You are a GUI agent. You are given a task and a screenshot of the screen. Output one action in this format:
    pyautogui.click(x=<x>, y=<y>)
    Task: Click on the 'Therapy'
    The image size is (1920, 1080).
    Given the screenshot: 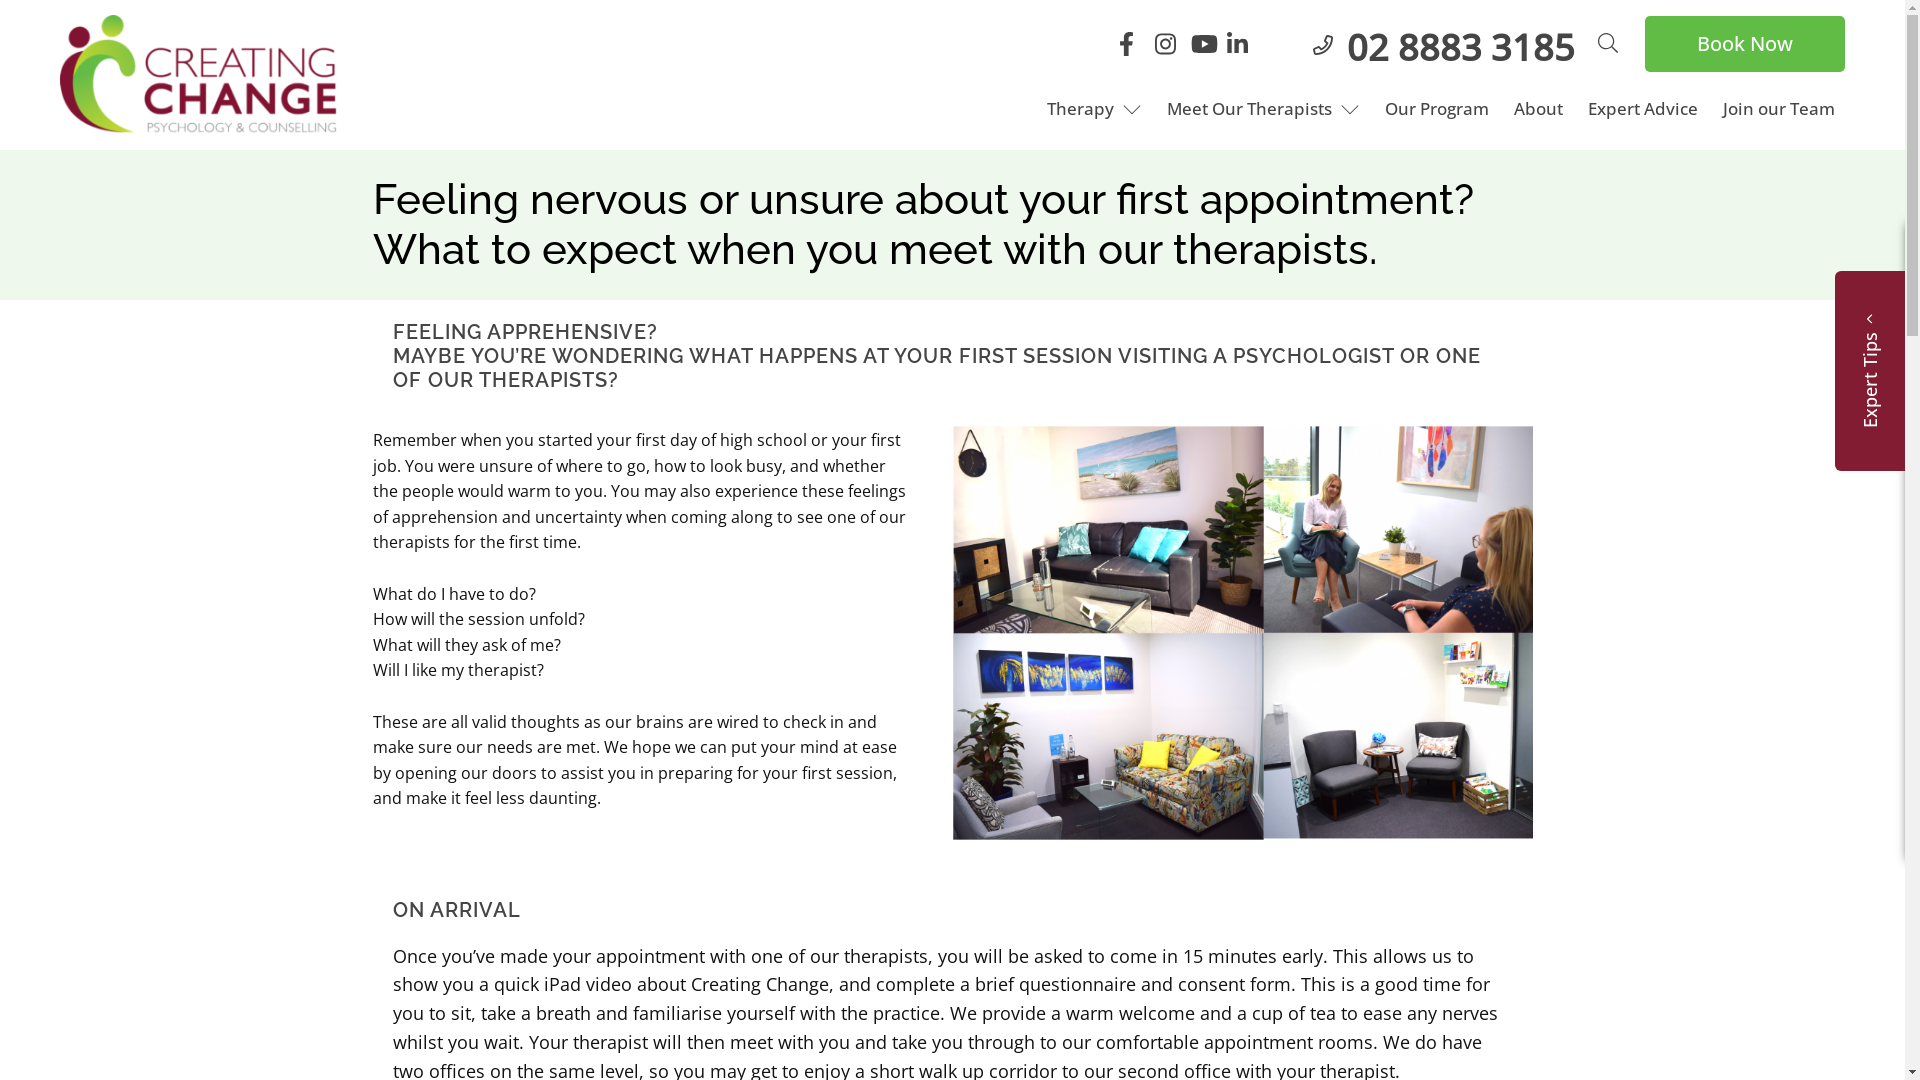 What is the action you would take?
    pyautogui.click(x=1036, y=108)
    